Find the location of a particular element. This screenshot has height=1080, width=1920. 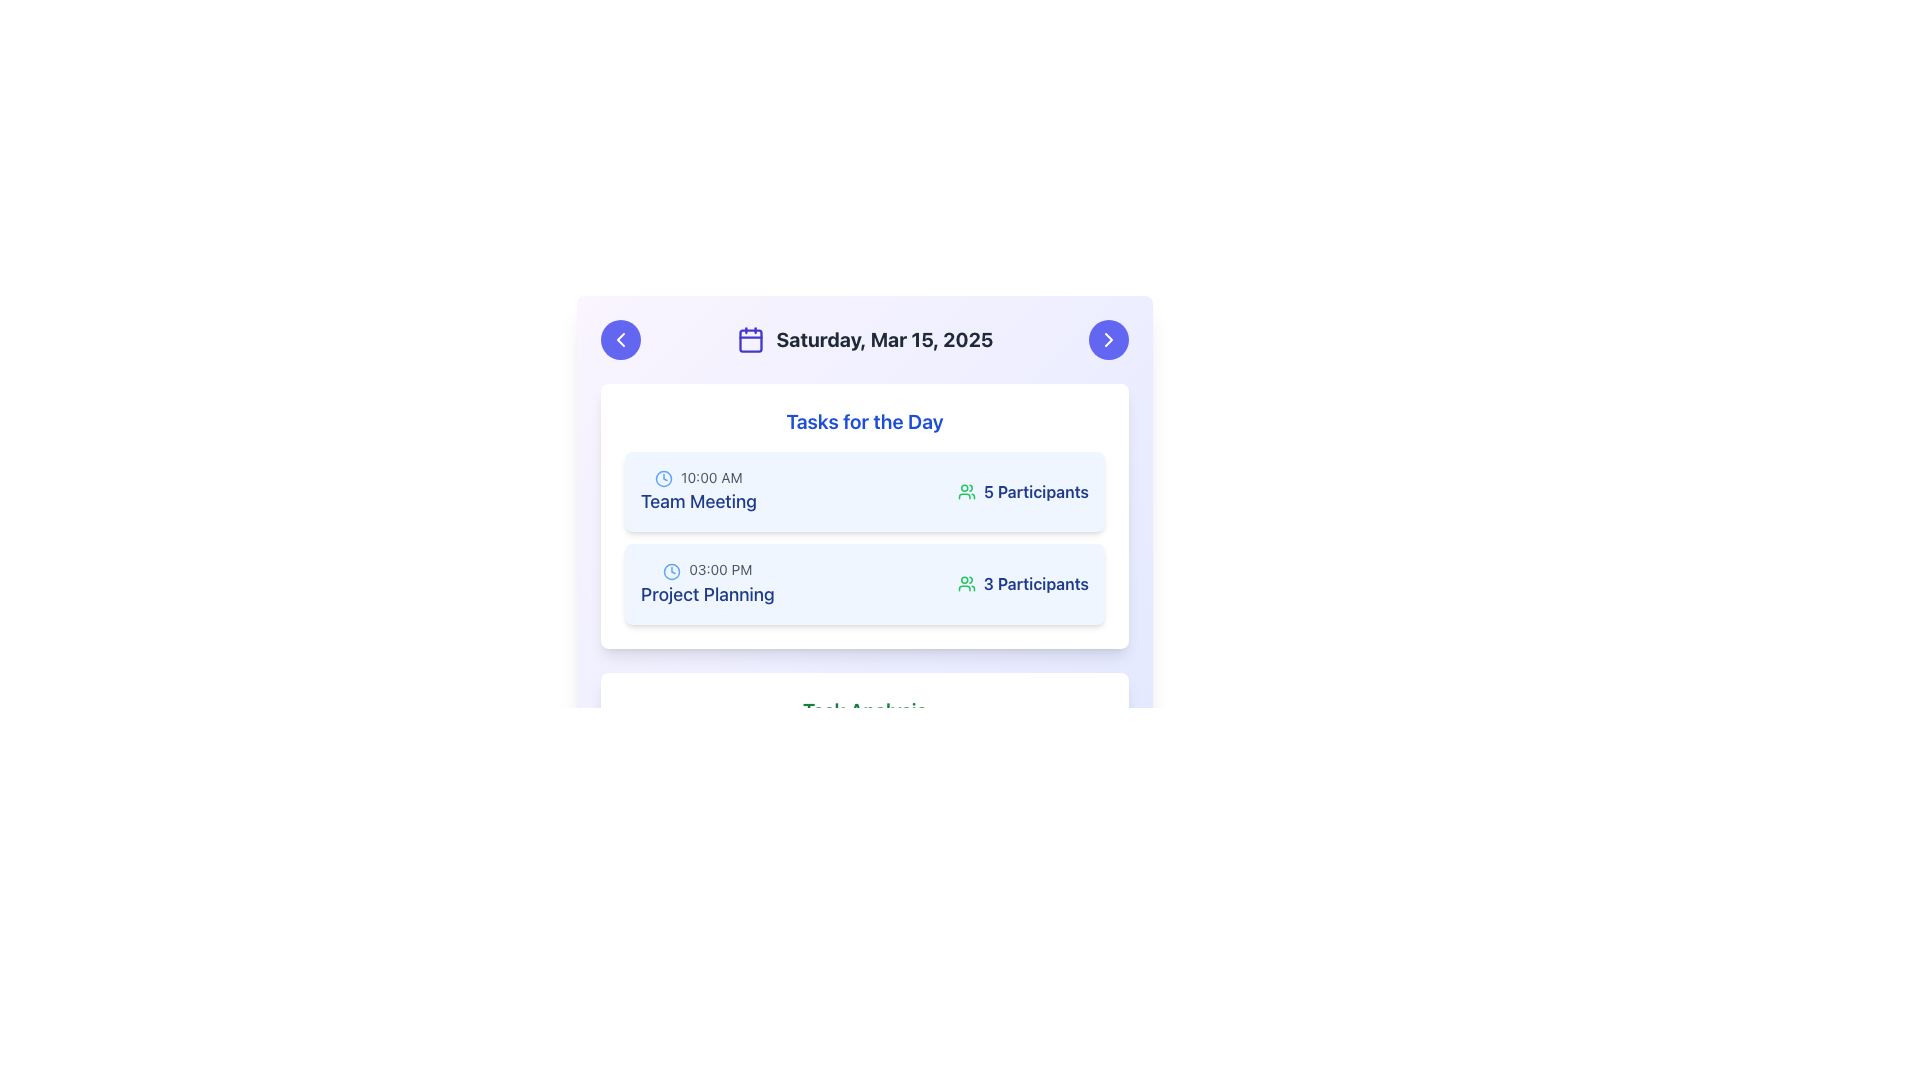

the text label with an icon that displays the number of participants for the 'Team Meeting' event, located in the right side of the 'Team Meeting' row in the schedule list is located at coordinates (1023, 492).